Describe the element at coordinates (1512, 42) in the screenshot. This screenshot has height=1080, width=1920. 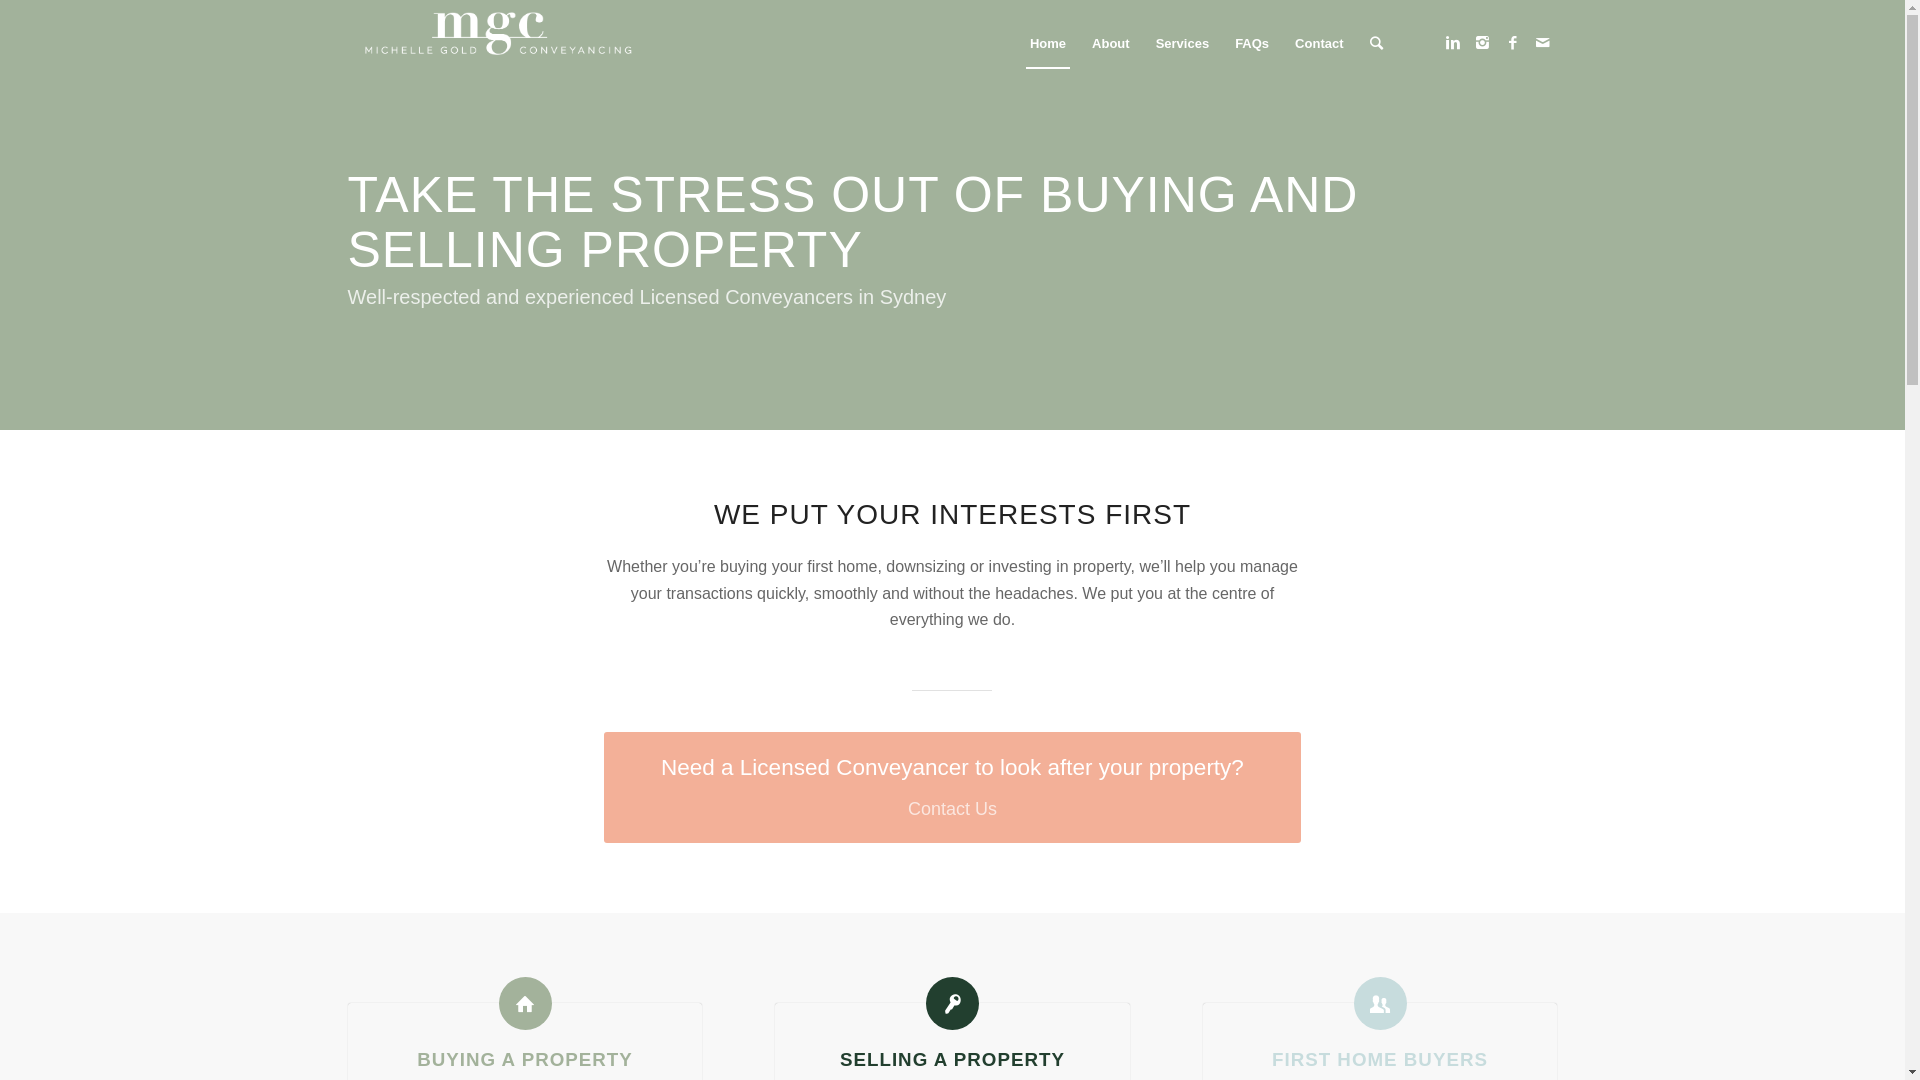
I see `'Facebook'` at that location.